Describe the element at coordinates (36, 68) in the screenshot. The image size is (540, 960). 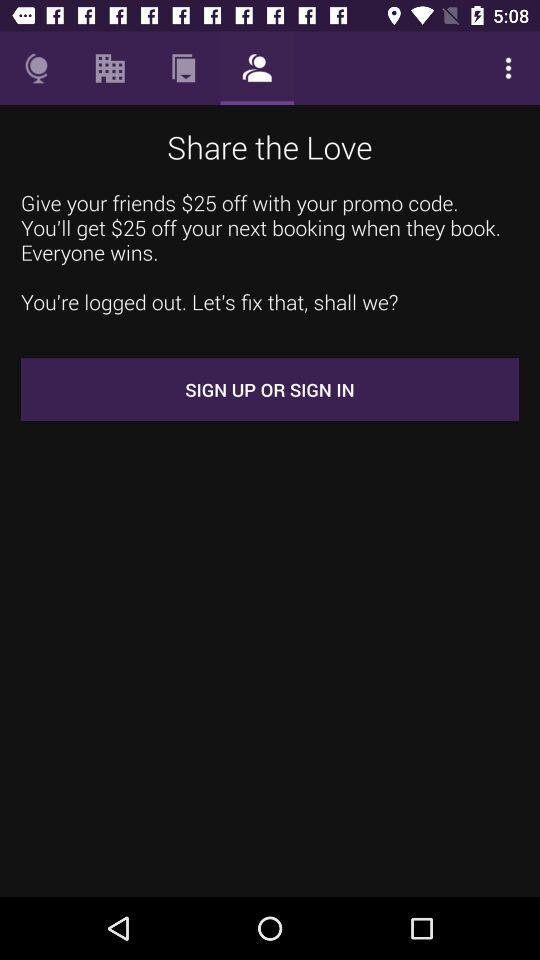
I see `icon above the give your friends item` at that location.